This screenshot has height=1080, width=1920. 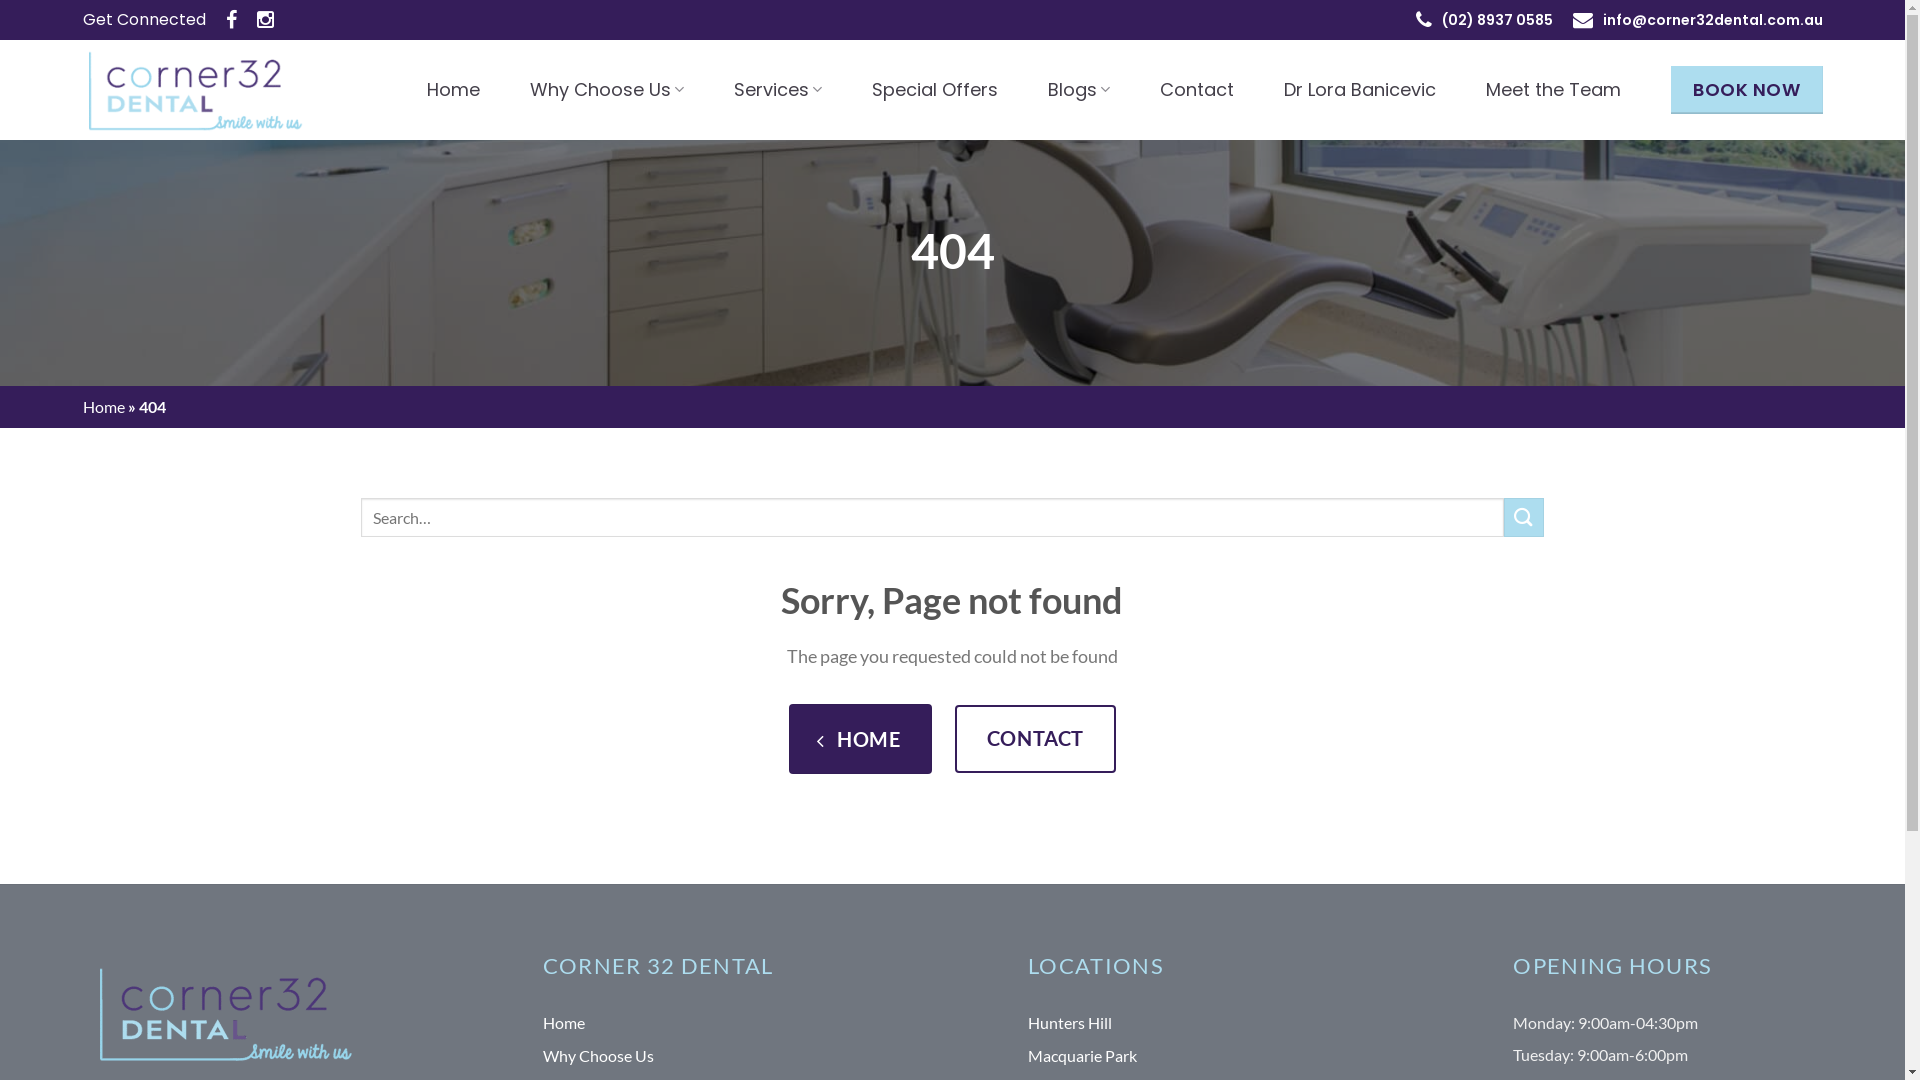 What do you see at coordinates (452, 88) in the screenshot?
I see `'Home'` at bounding box center [452, 88].